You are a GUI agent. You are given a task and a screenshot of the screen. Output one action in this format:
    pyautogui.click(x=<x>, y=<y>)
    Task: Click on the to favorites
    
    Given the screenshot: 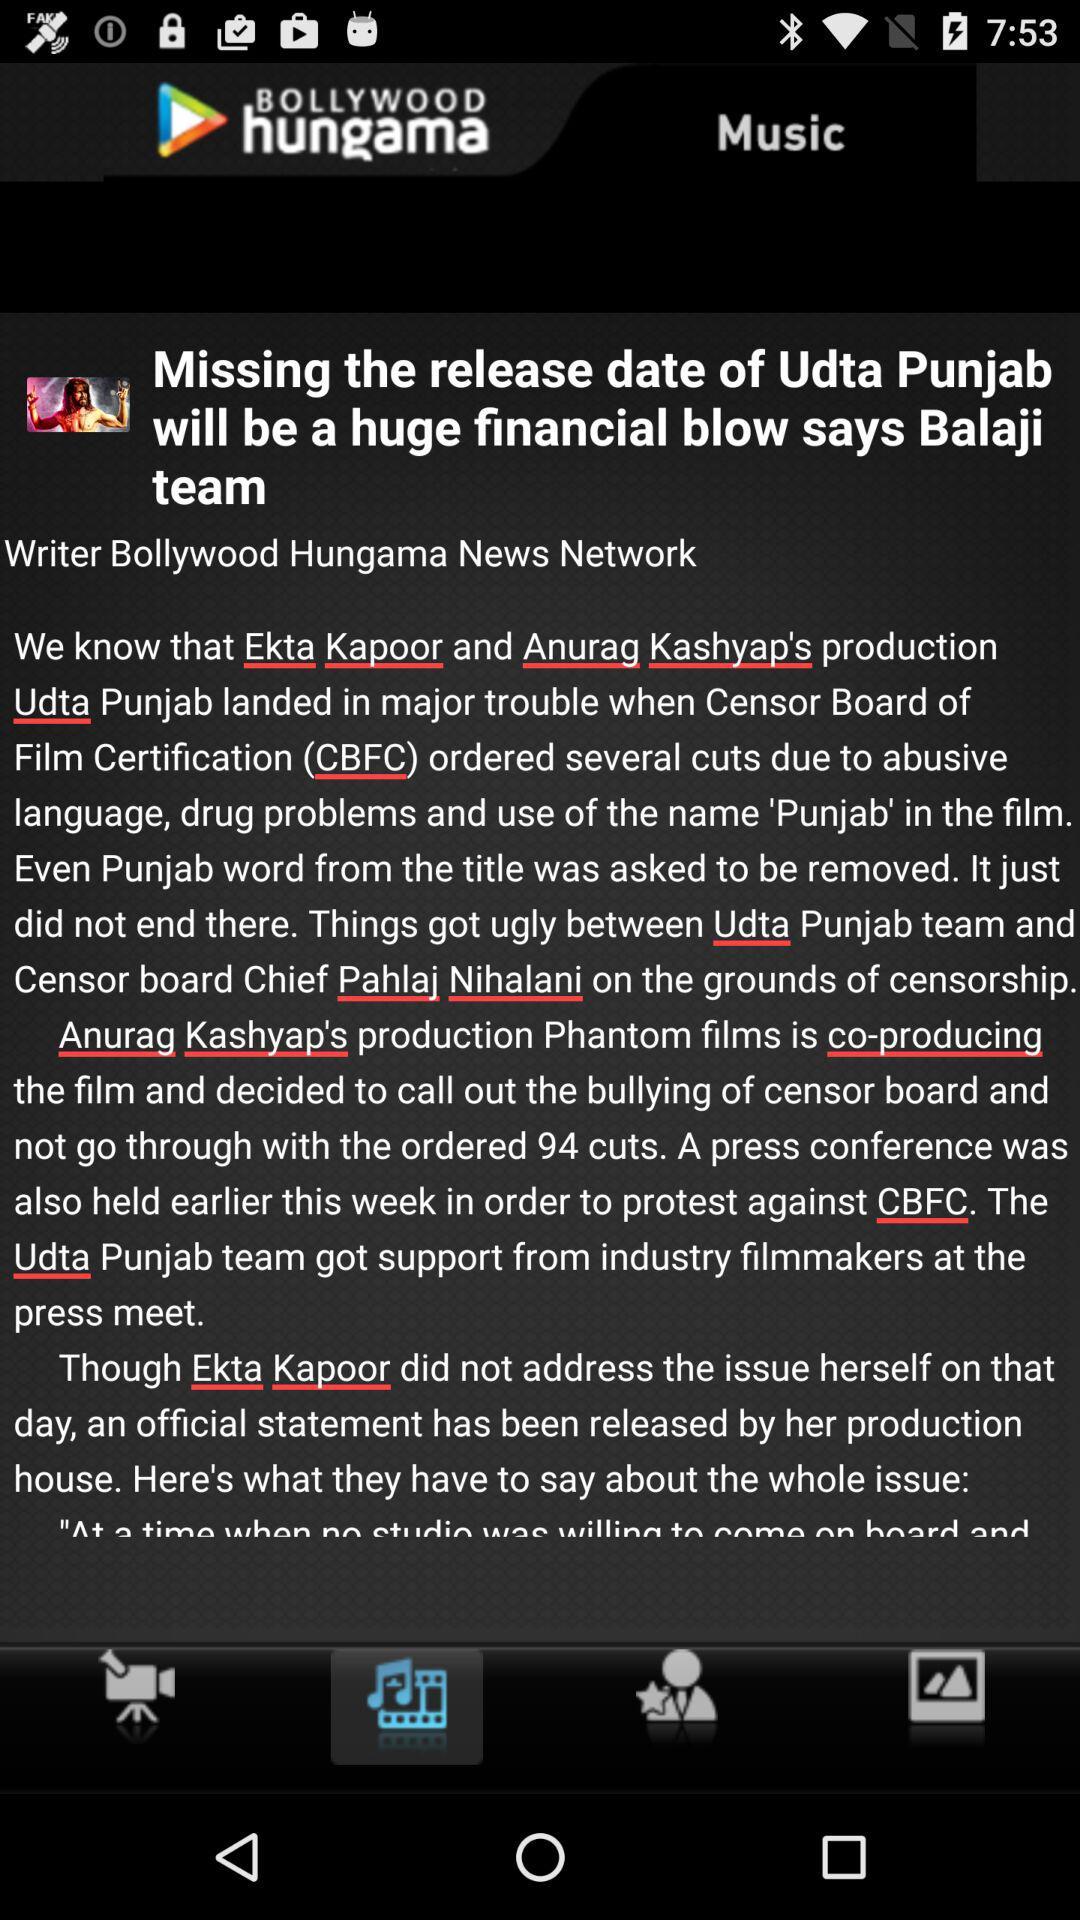 What is the action you would take?
    pyautogui.click(x=675, y=1697)
    